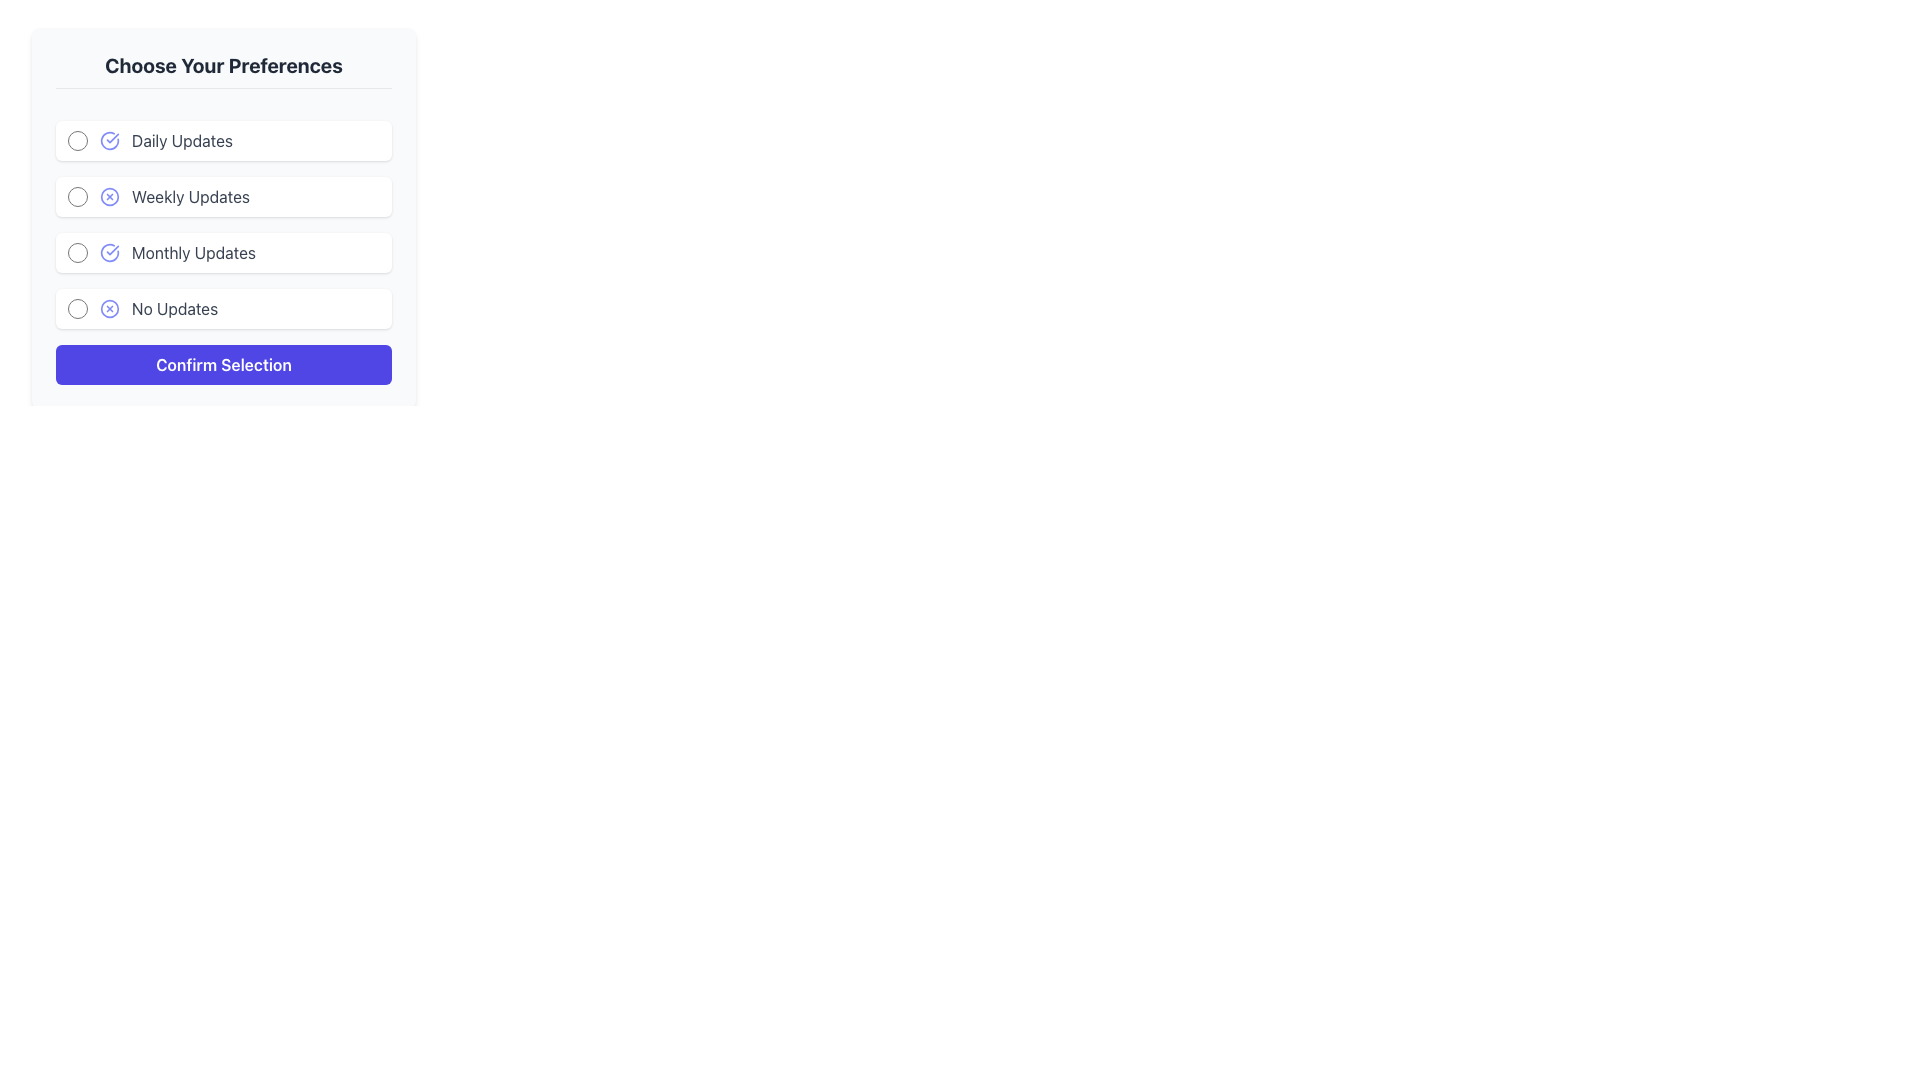 This screenshot has height=1080, width=1920. Describe the element at coordinates (193, 252) in the screenshot. I see `text label that indicates the purpose of the 'Monthly Updates' selection option, which is the third option in the 'Choose Your Preferences' section` at that location.